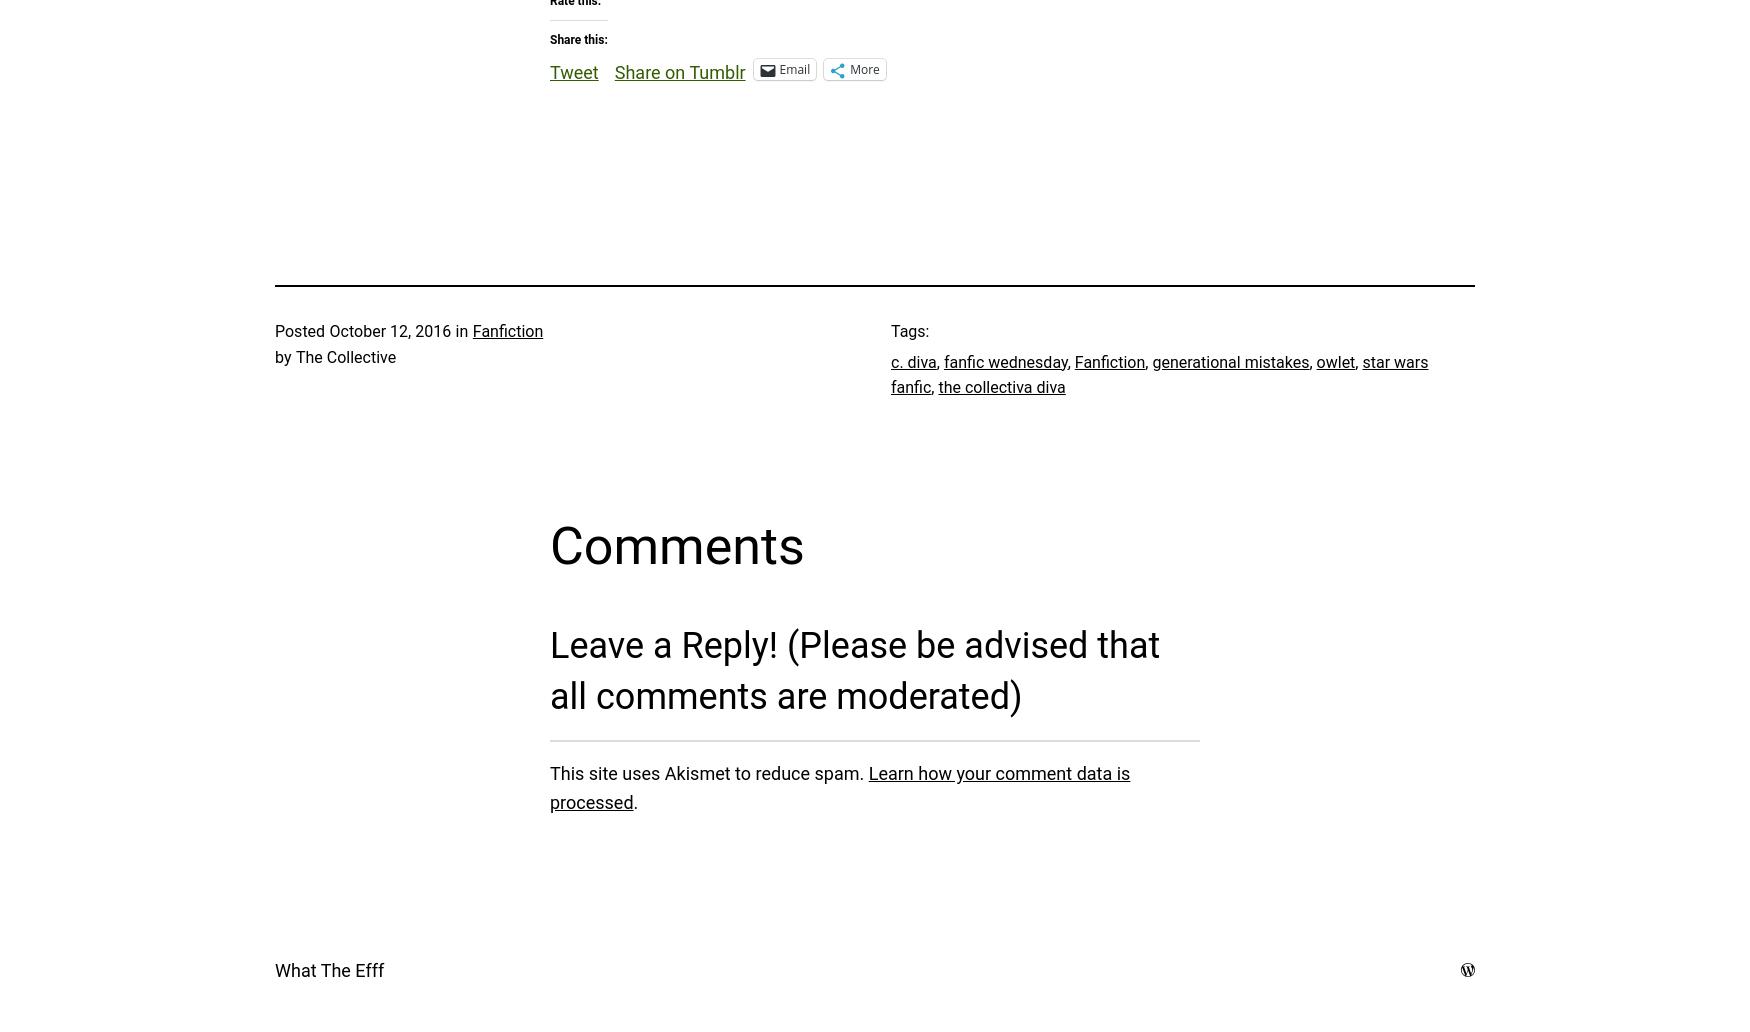  I want to click on 'Email', so click(793, 69).